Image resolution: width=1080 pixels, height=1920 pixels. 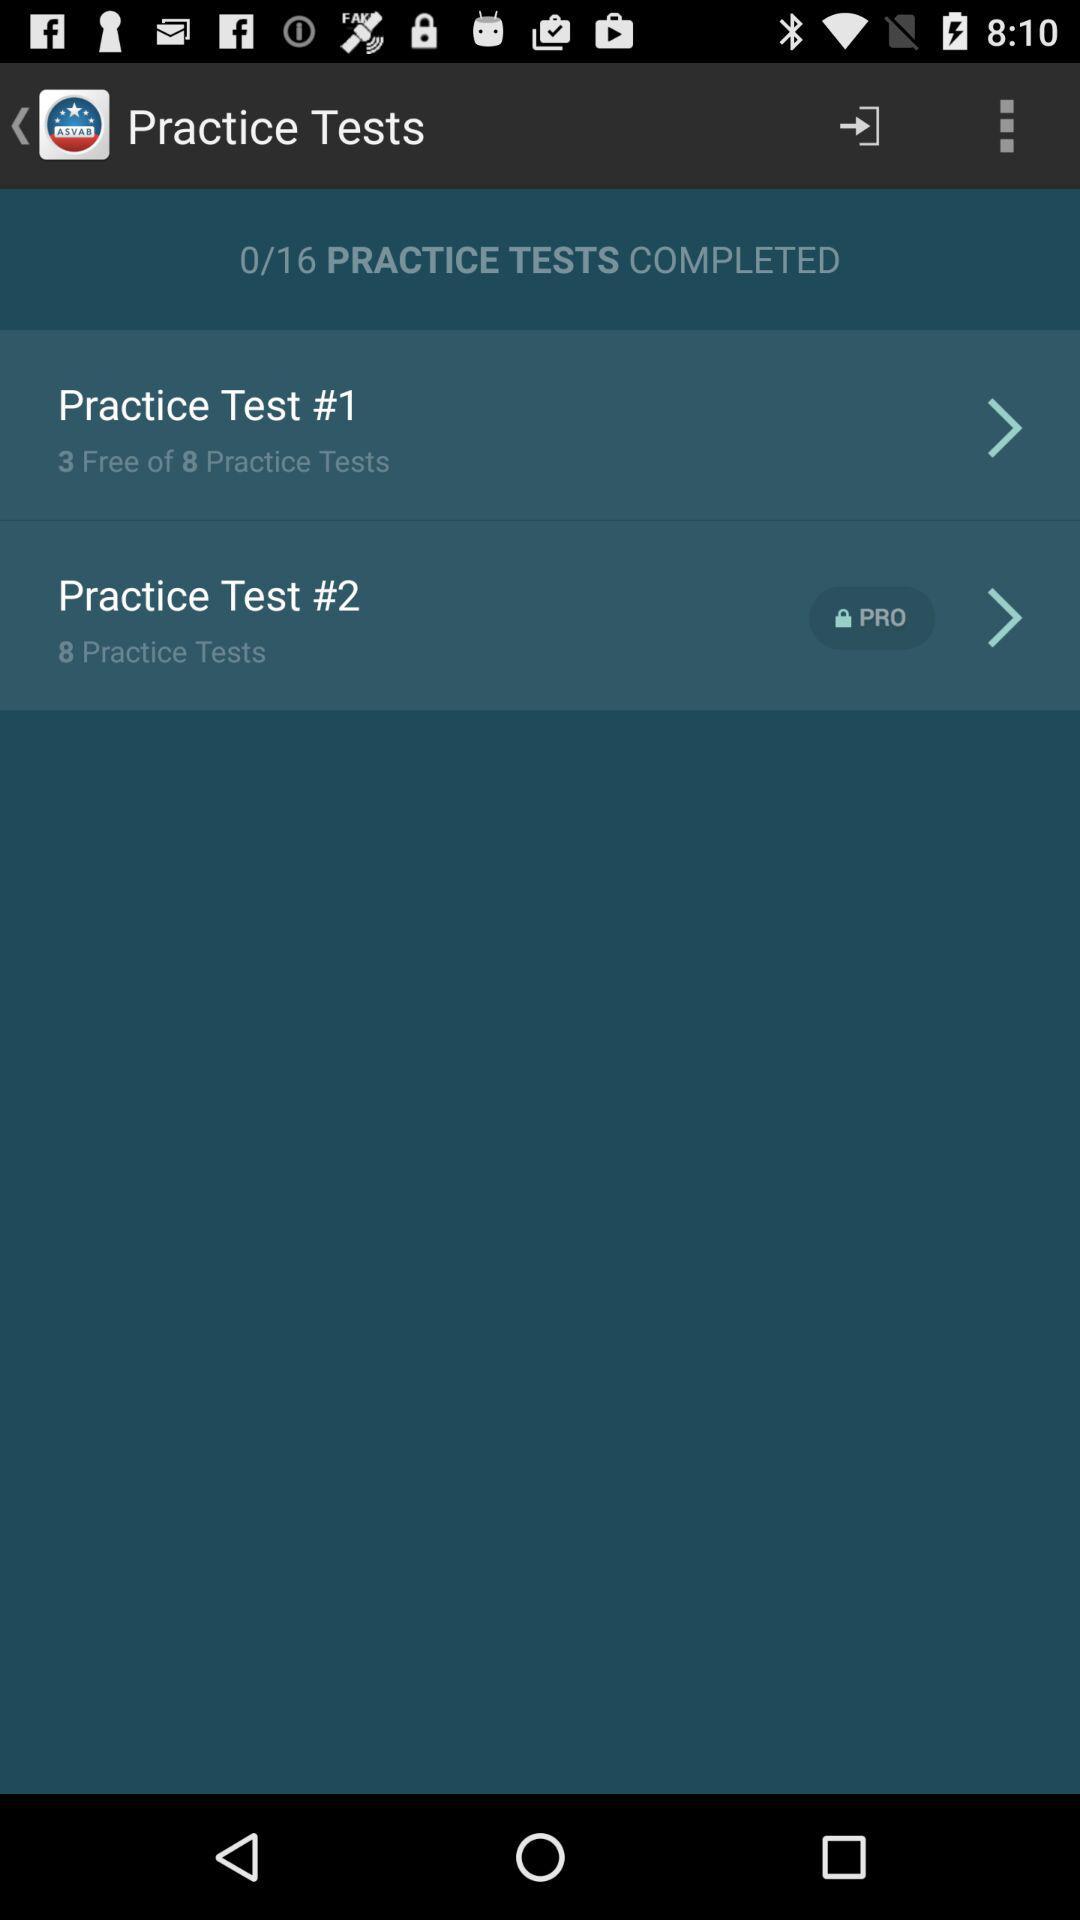 What do you see at coordinates (1005, 426) in the screenshot?
I see `the item to the right of the 3 free of app` at bounding box center [1005, 426].